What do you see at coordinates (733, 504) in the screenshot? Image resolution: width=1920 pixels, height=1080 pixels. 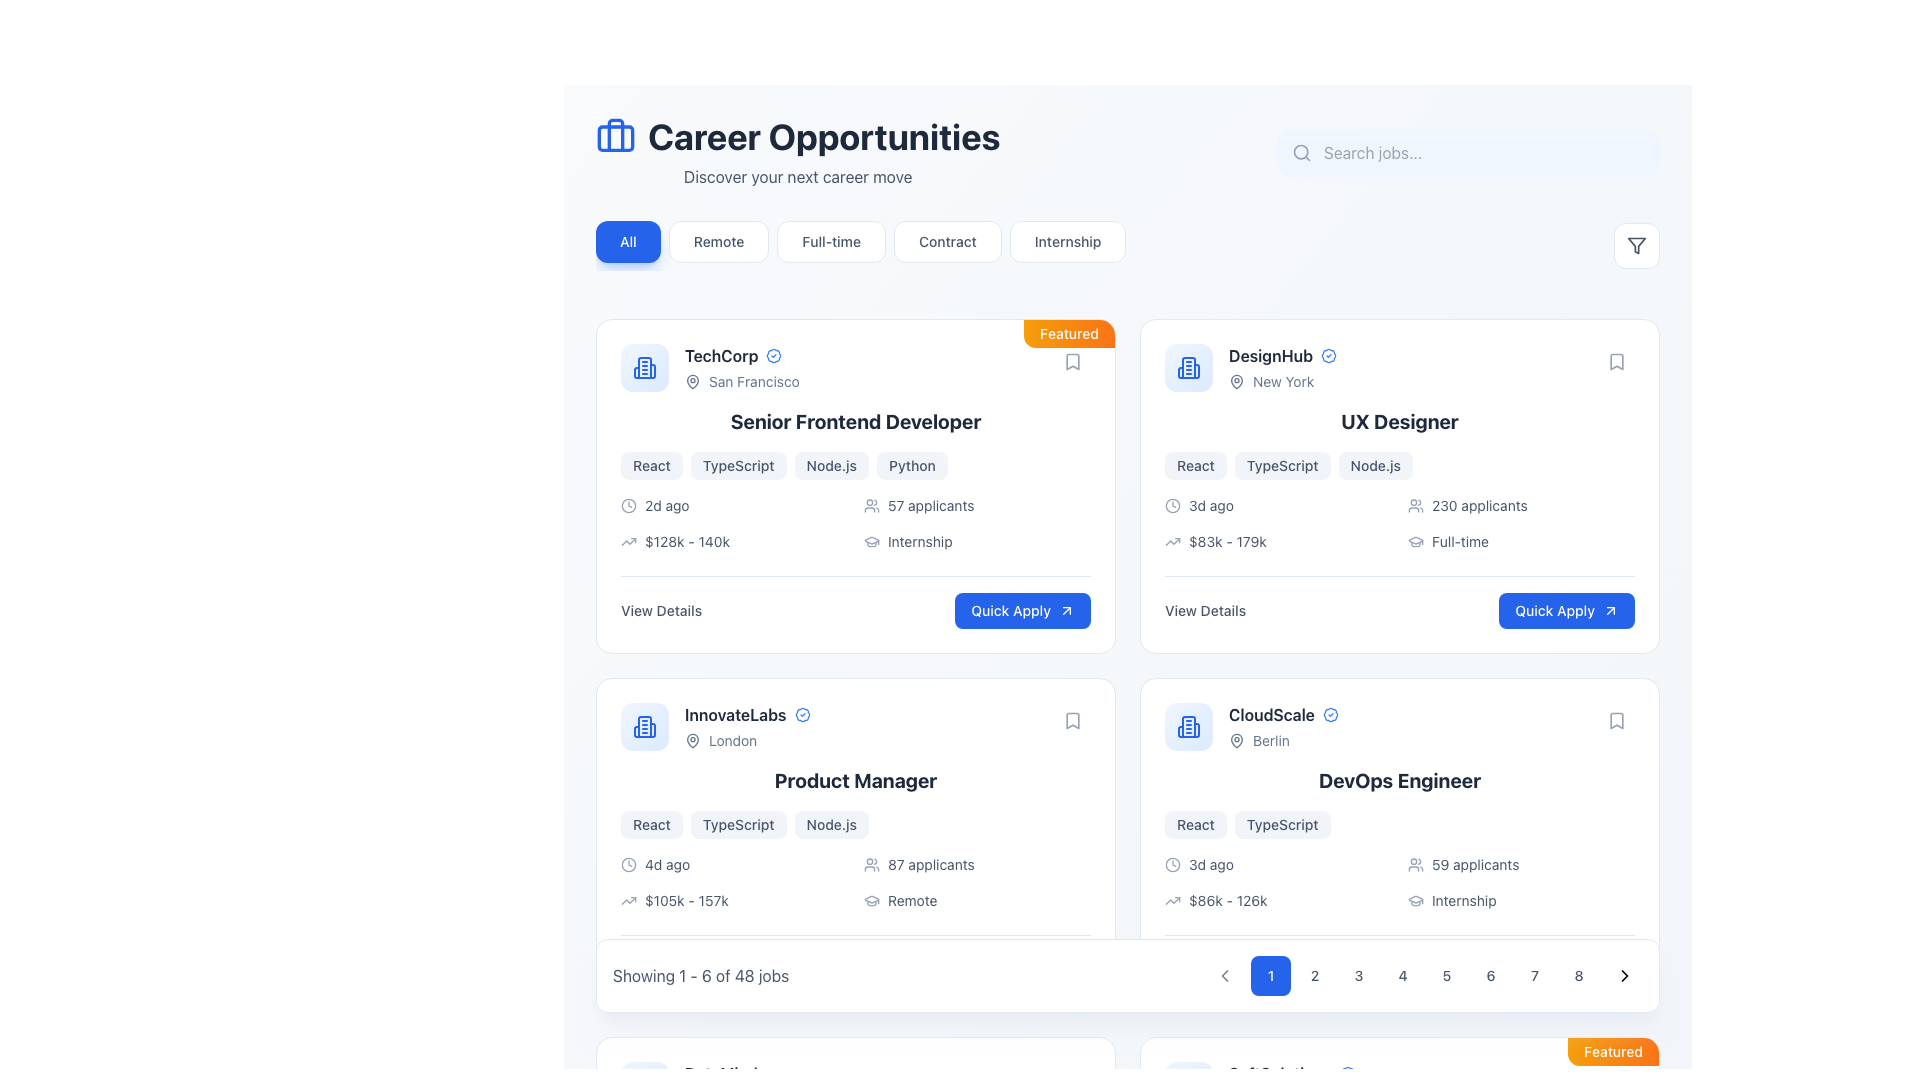 I see `the decorative informational component that indicates the time elapsed since the job posting, located in the upper-left section of the 'Career Opportunities' interface, under the job title and above the salary range` at bounding box center [733, 504].